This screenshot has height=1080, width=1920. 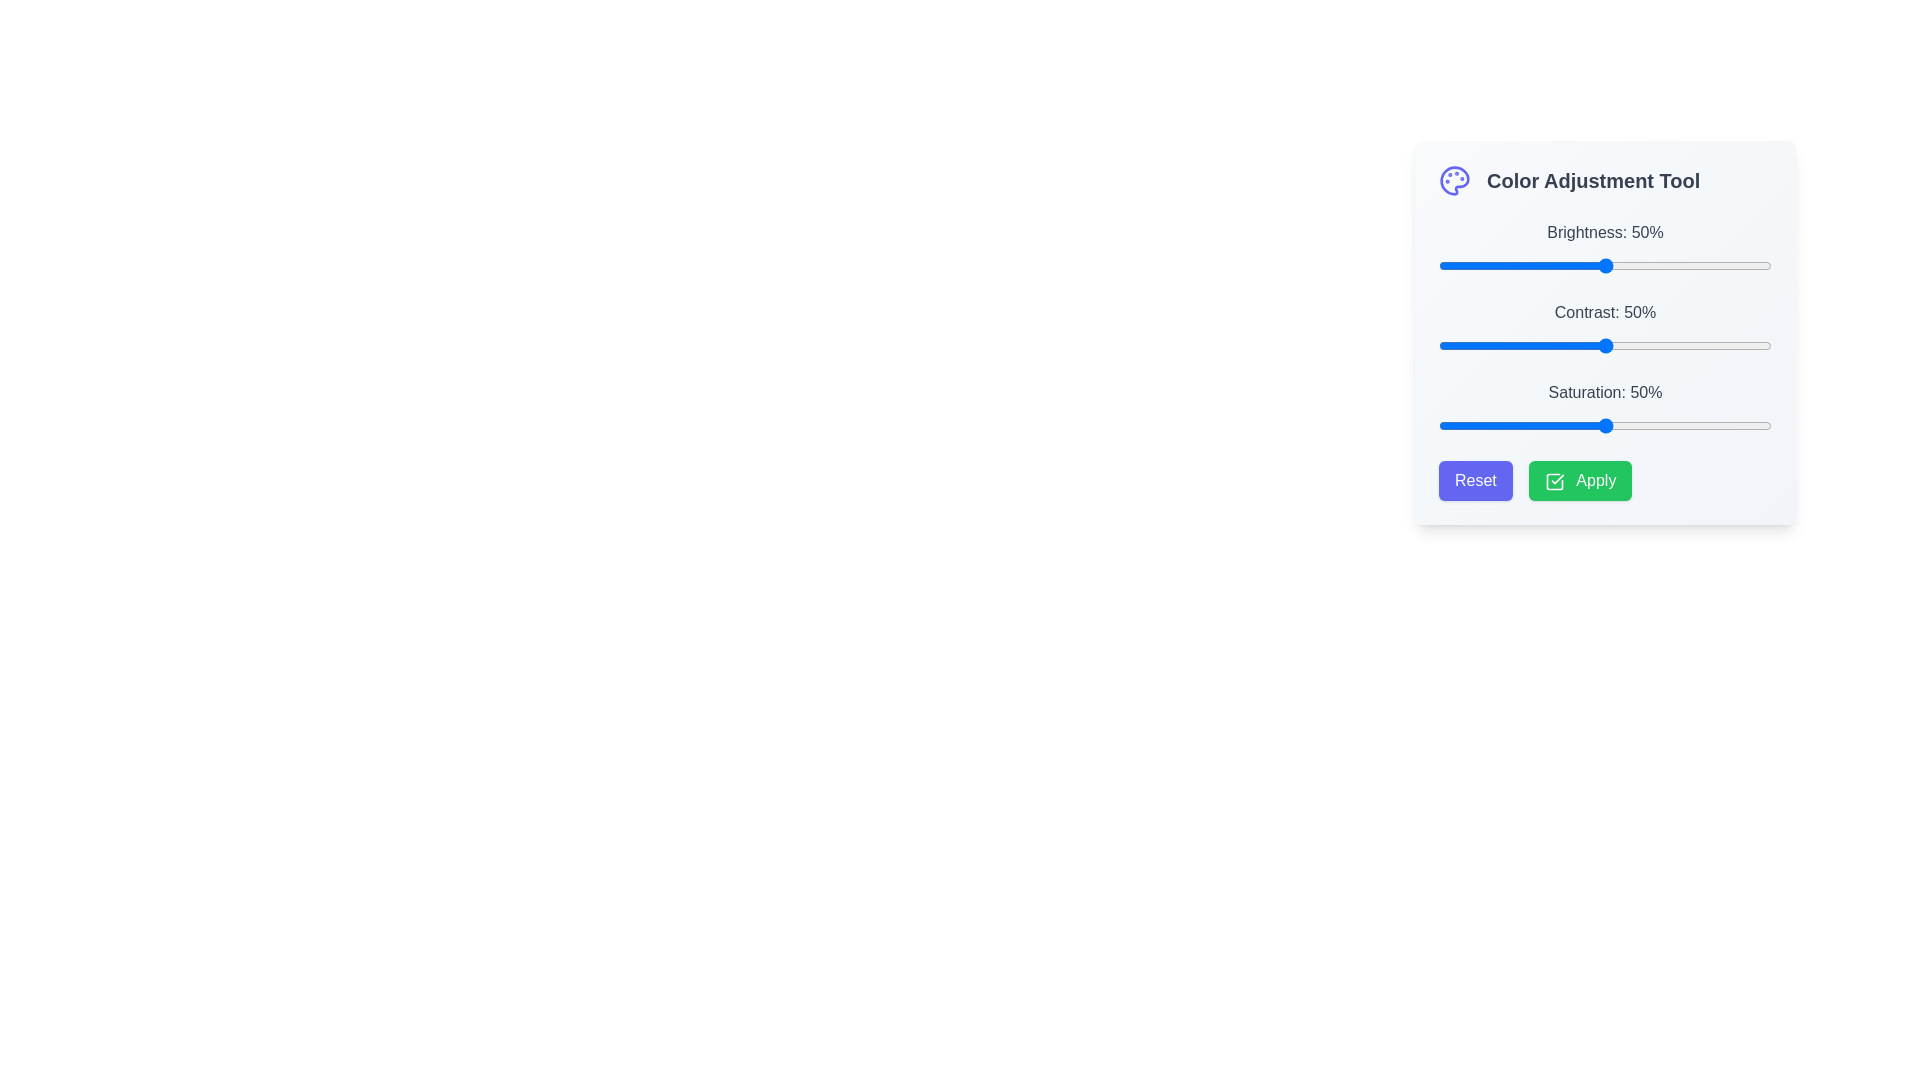 What do you see at coordinates (1564, 424) in the screenshot?
I see `saturation` at bounding box center [1564, 424].